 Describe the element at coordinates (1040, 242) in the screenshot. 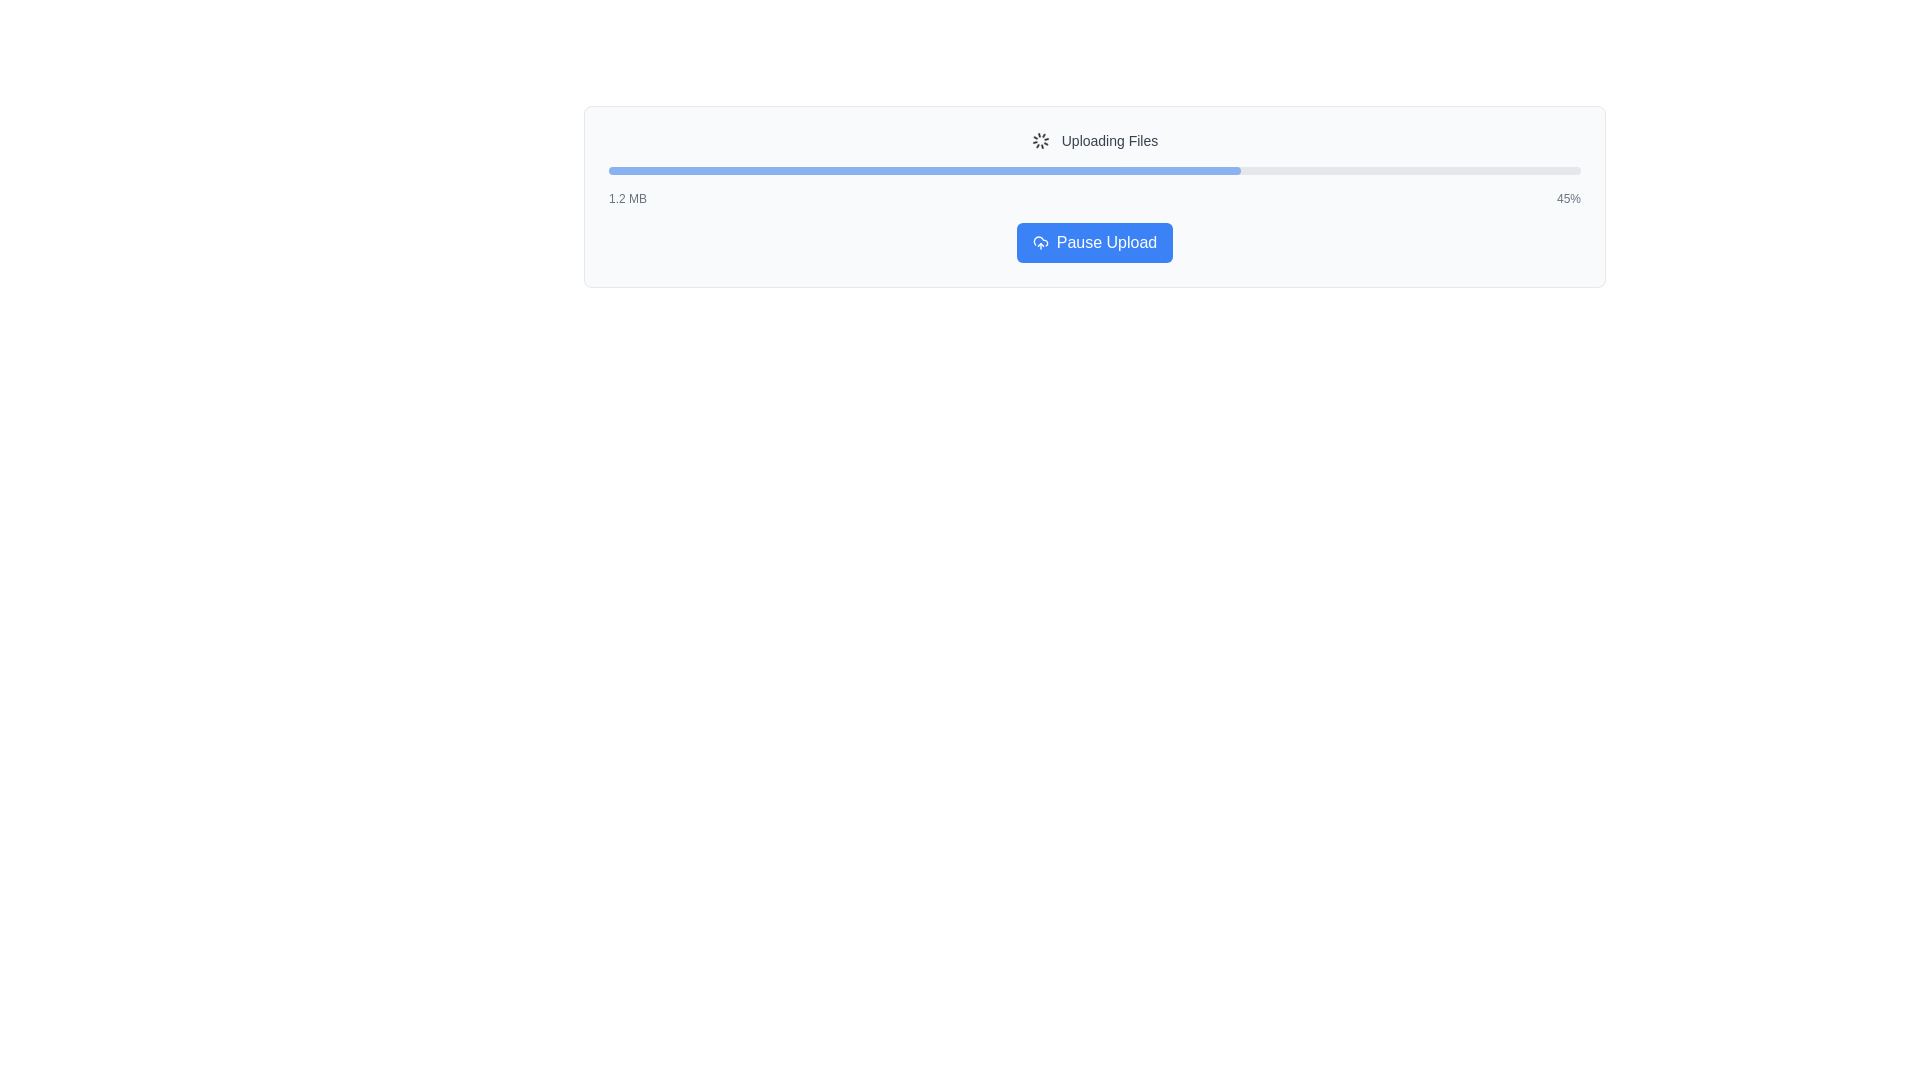

I see `the cloud-shaped icon with an upward arrow, which is located on the left side of the 'Pause Upload' button` at that location.